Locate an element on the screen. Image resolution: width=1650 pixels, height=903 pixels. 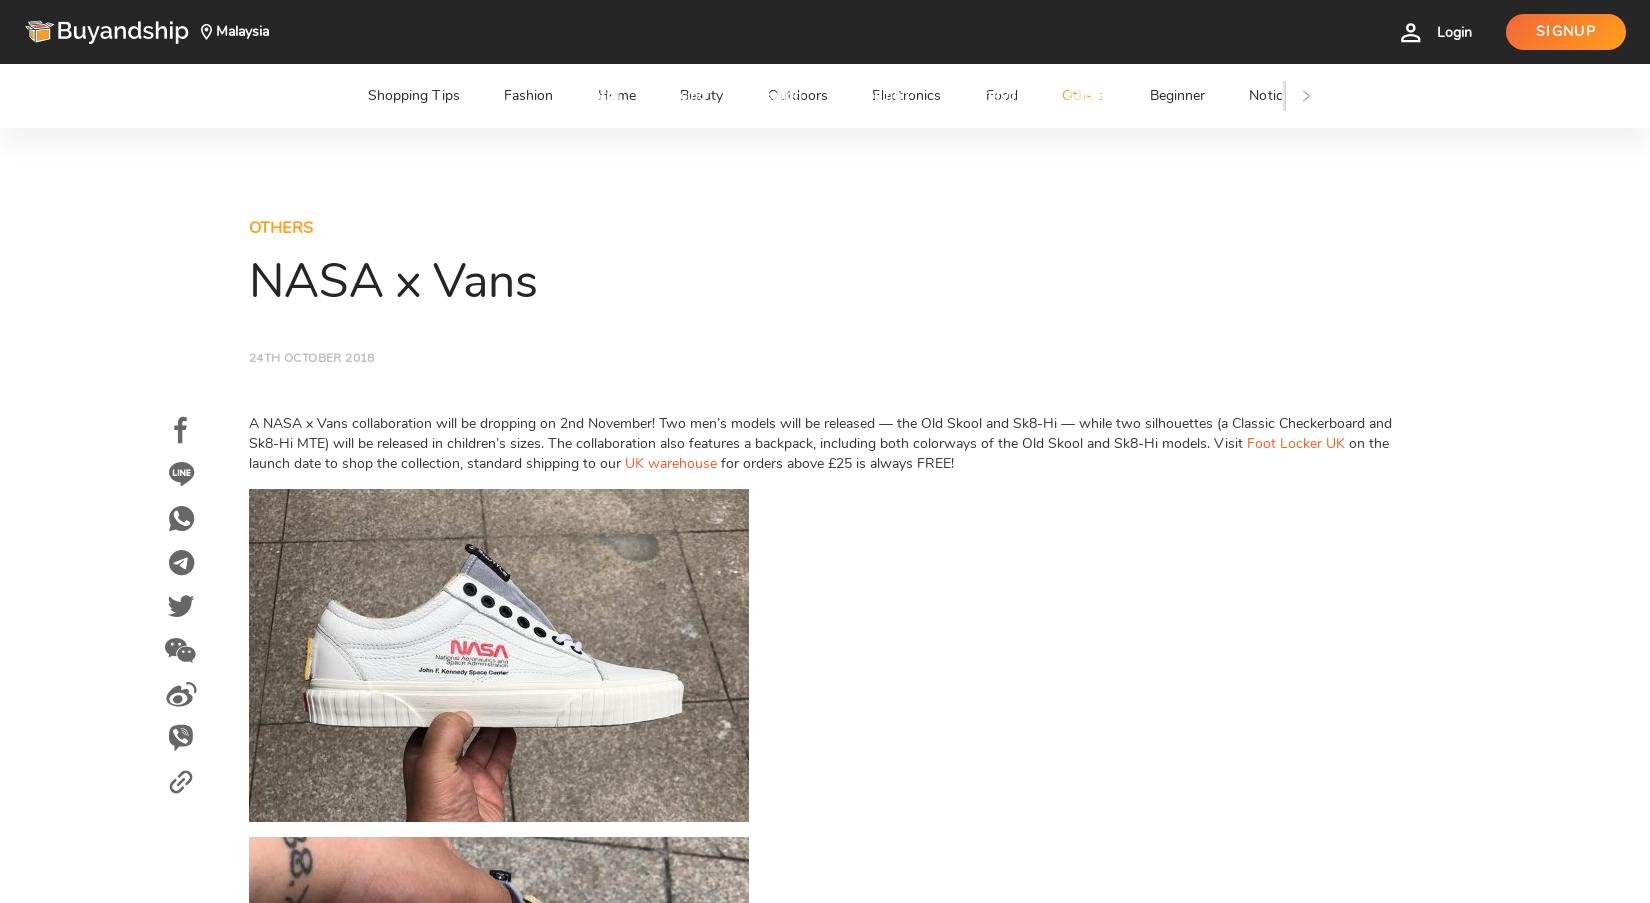
'A NASA x Vans collaboration will be dropping on 2nd November! Two men’s models will be released — the Old Skool and Sk8-Hi — while two silhouettes (a Classic Checkerboard and Sk8-Hi MTE) will be released in children’s sizes. The collaboration also features a backpack, including both colorways of the Old Skool and Sk8-Hi models. Visit' is located at coordinates (819, 432).